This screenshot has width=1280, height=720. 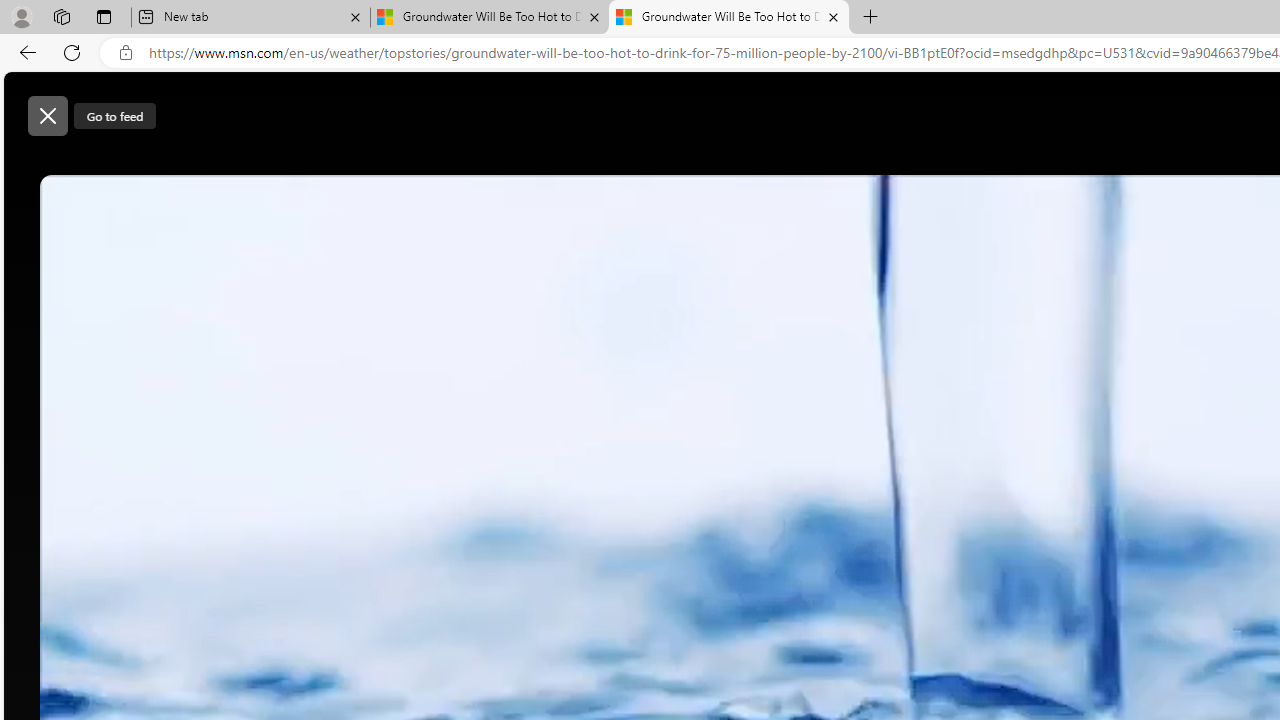 I want to click on 'Go to feed', so click(x=114, y=115).